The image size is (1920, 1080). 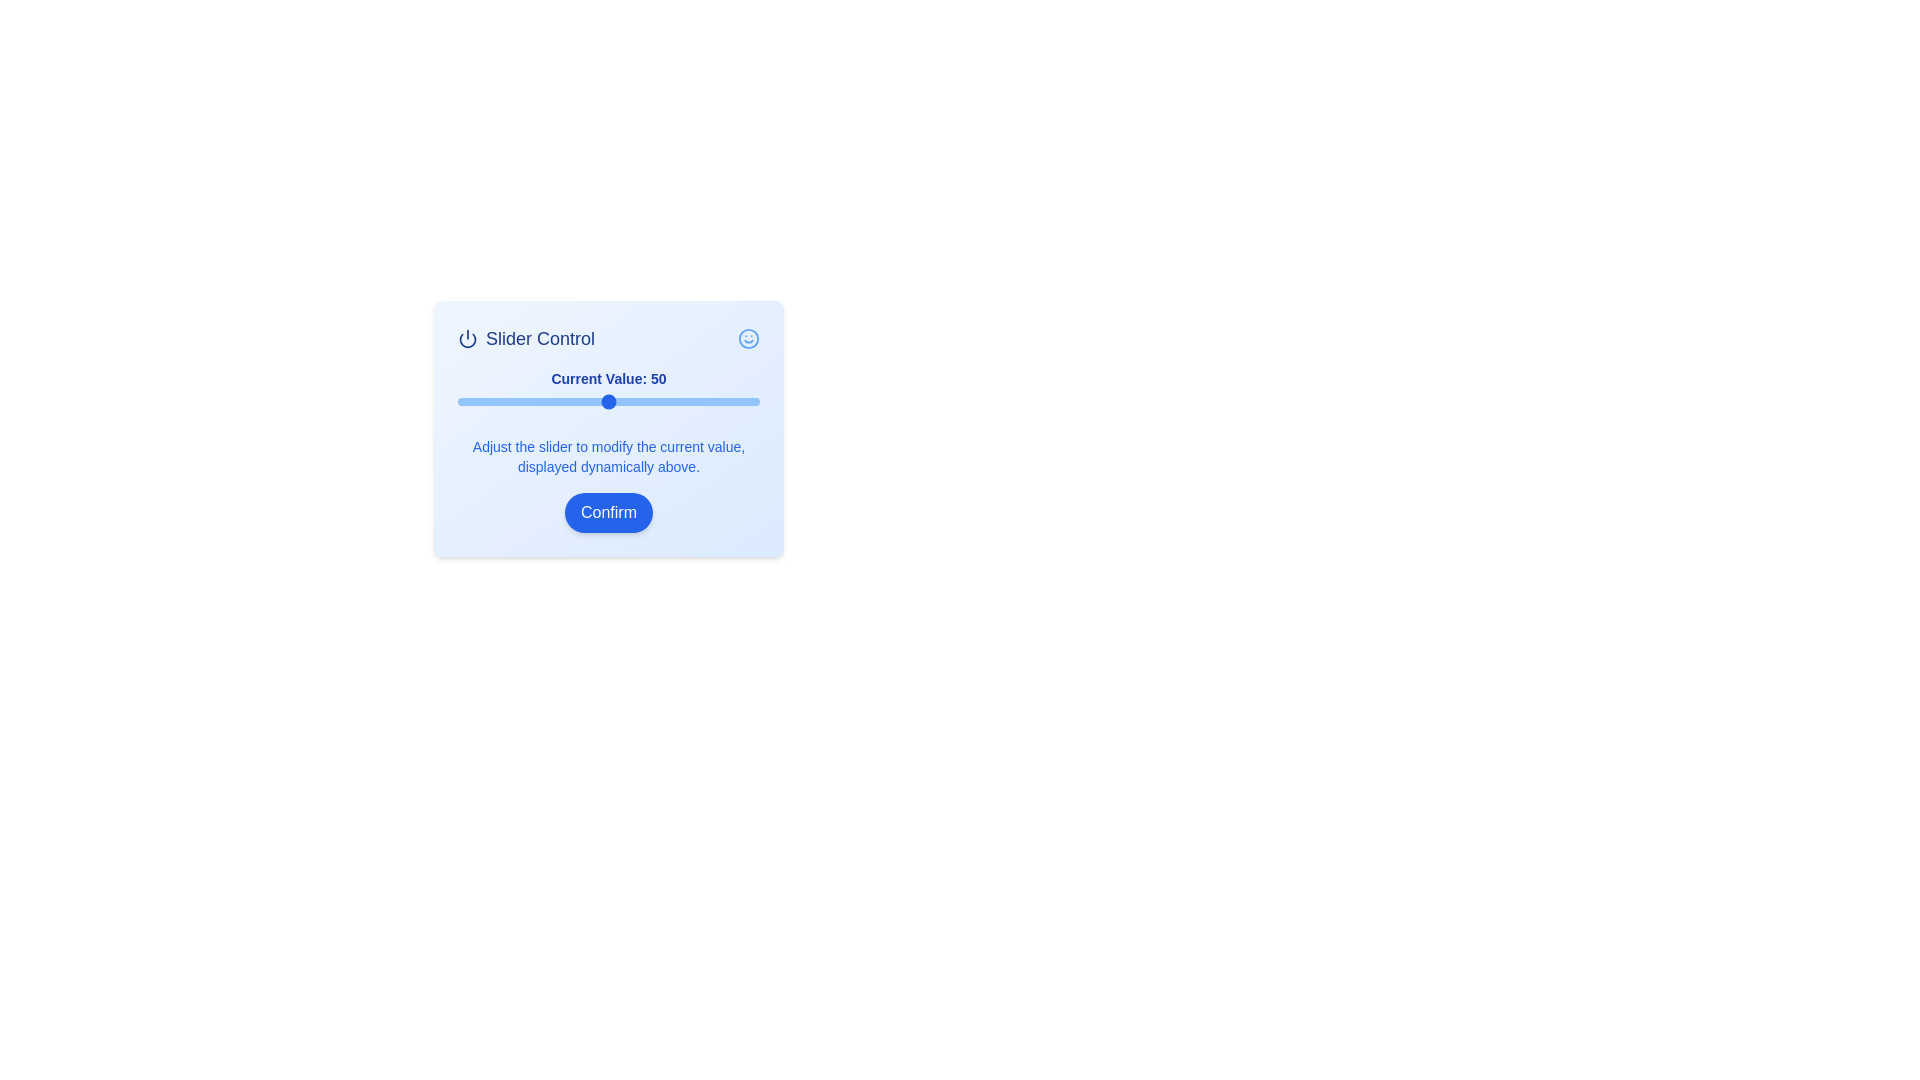 What do you see at coordinates (548, 401) in the screenshot?
I see `the slider's value` at bounding box center [548, 401].